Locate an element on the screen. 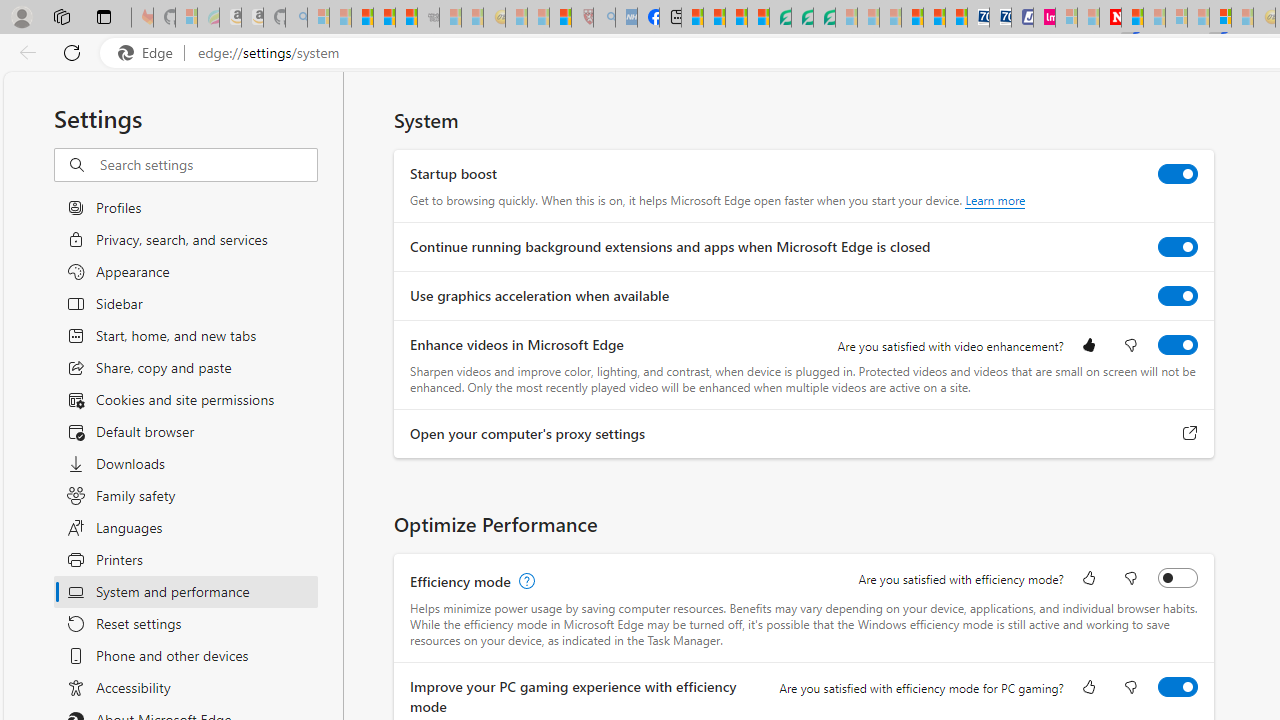 Image resolution: width=1280 pixels, height=720 pixels. 'NCL Adult Asthma Inhaler Choice Guideline - Sleeping' is located at coordinates (625, 17).